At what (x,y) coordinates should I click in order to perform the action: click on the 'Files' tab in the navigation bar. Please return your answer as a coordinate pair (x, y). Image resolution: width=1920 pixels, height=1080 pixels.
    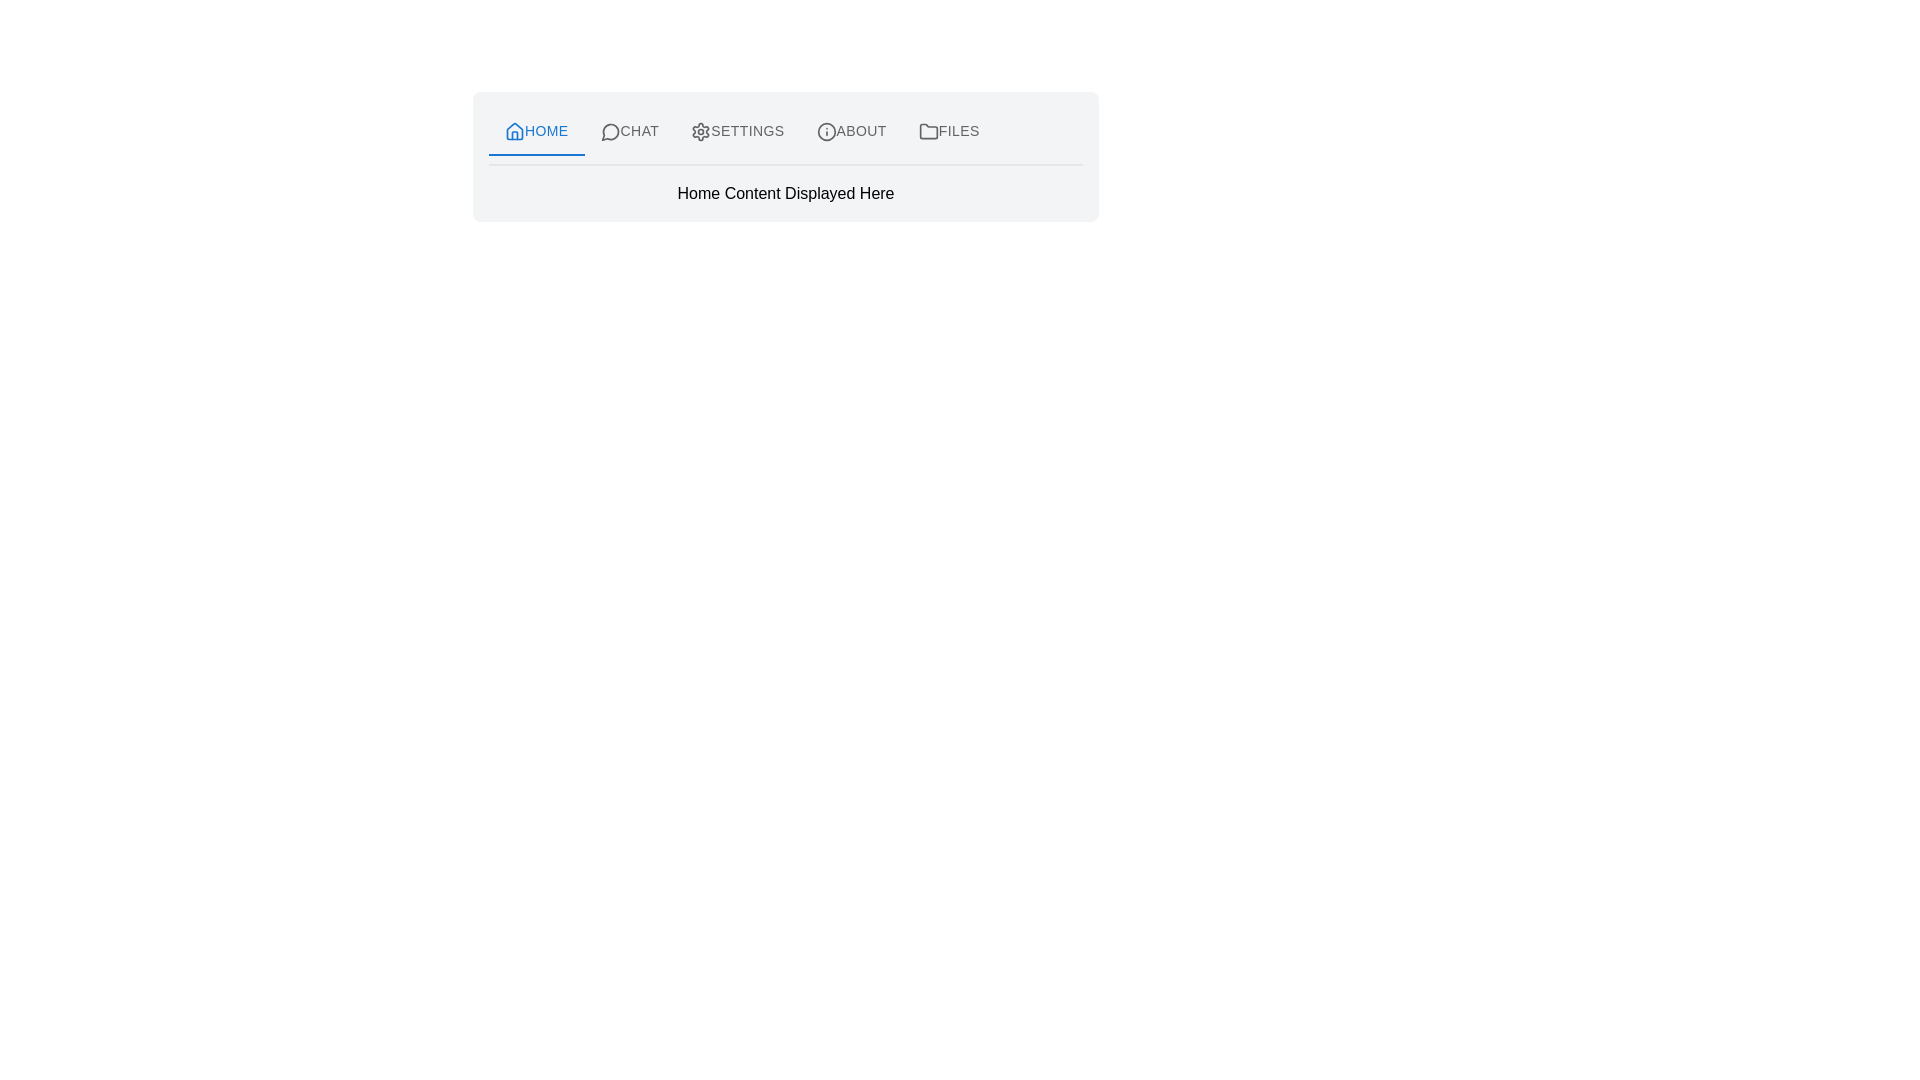
    Looking at the image, I should click on (948, 131).